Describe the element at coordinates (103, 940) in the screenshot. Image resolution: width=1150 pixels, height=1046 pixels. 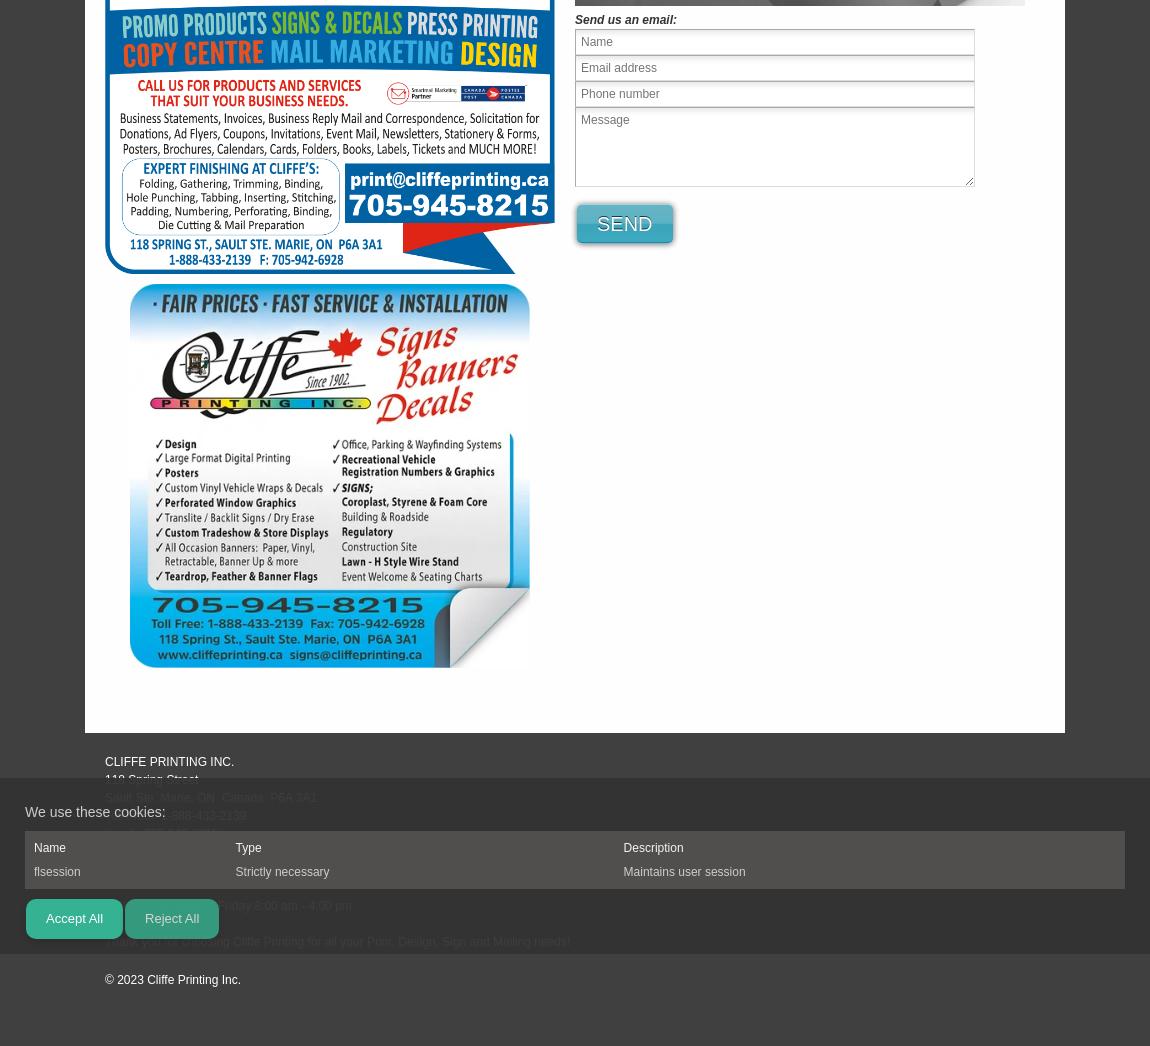
I see `'Thank you for choosing Cliffe Printing for all your Print, Design, Sign and Mailing needs!'` at that location.